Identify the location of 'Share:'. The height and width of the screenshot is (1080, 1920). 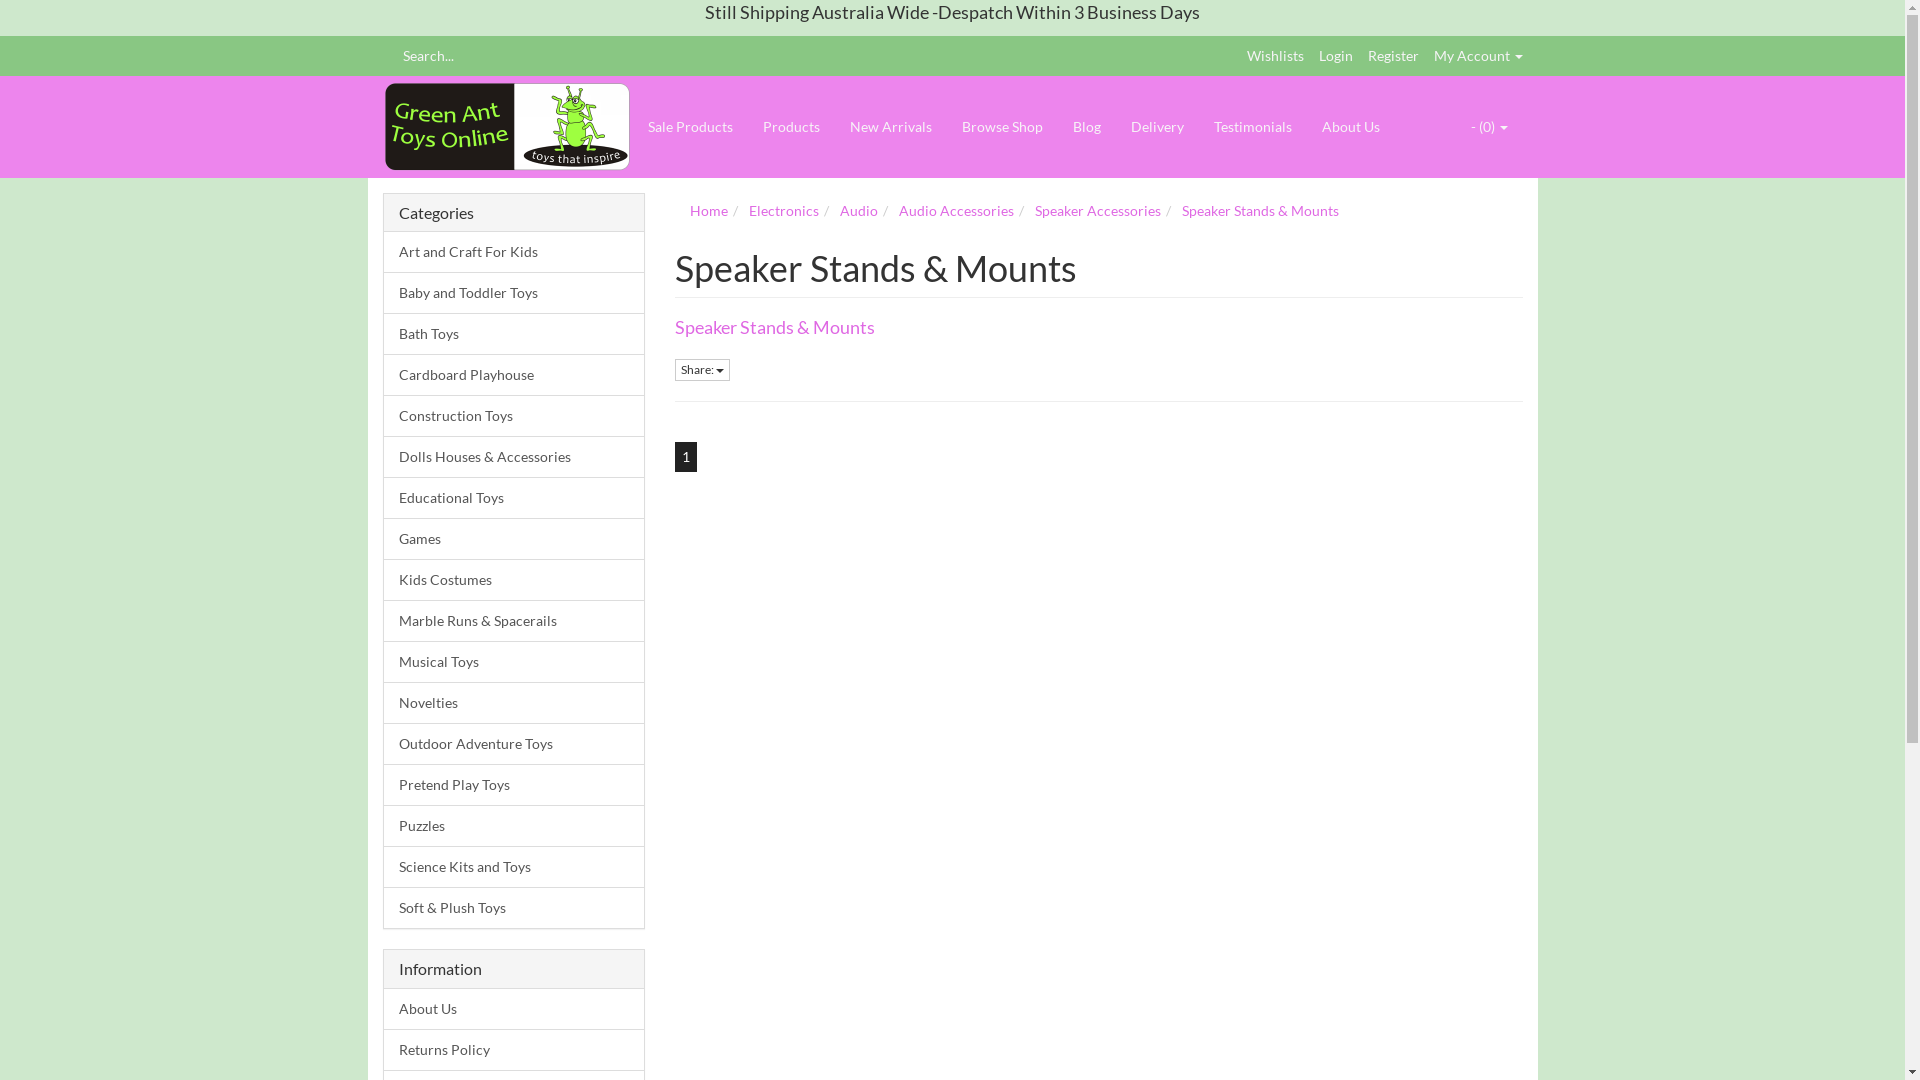
(702, 370).